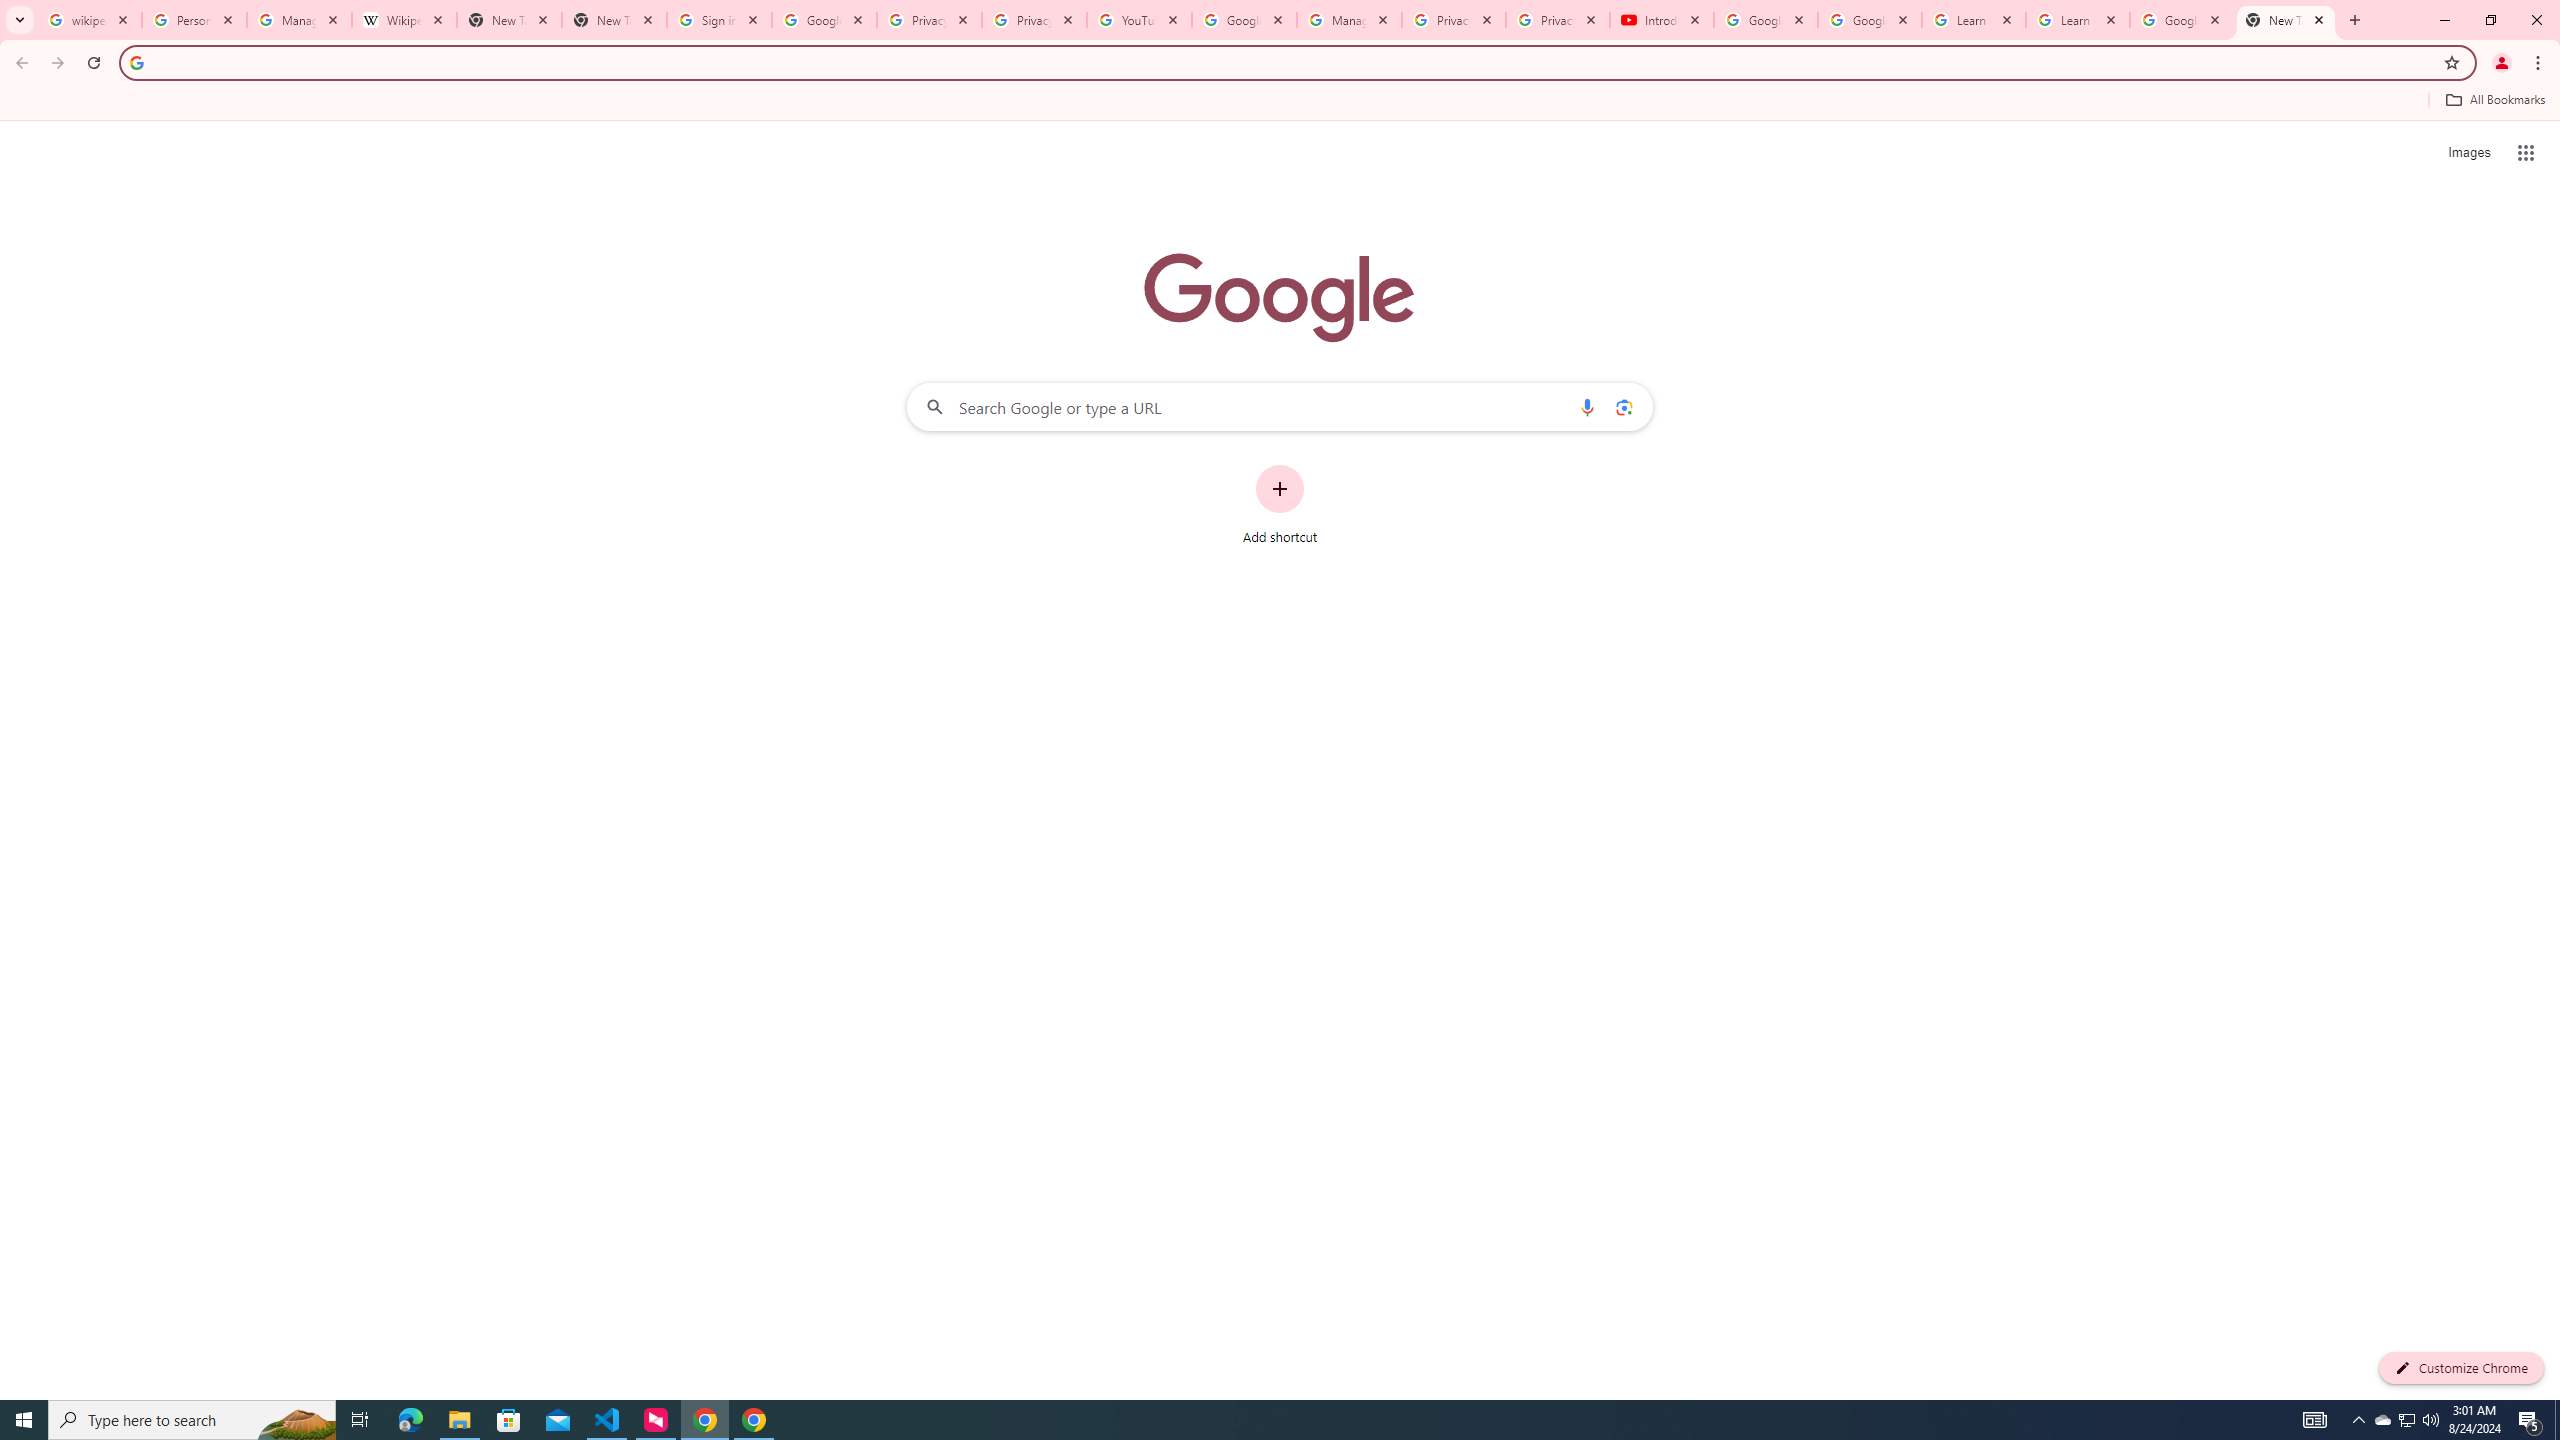 This screenshot has width=2560, height=1440. Describe the element at coordinates (1765, 19) in the screenshot. I see `'Google Account Help'` at that location.